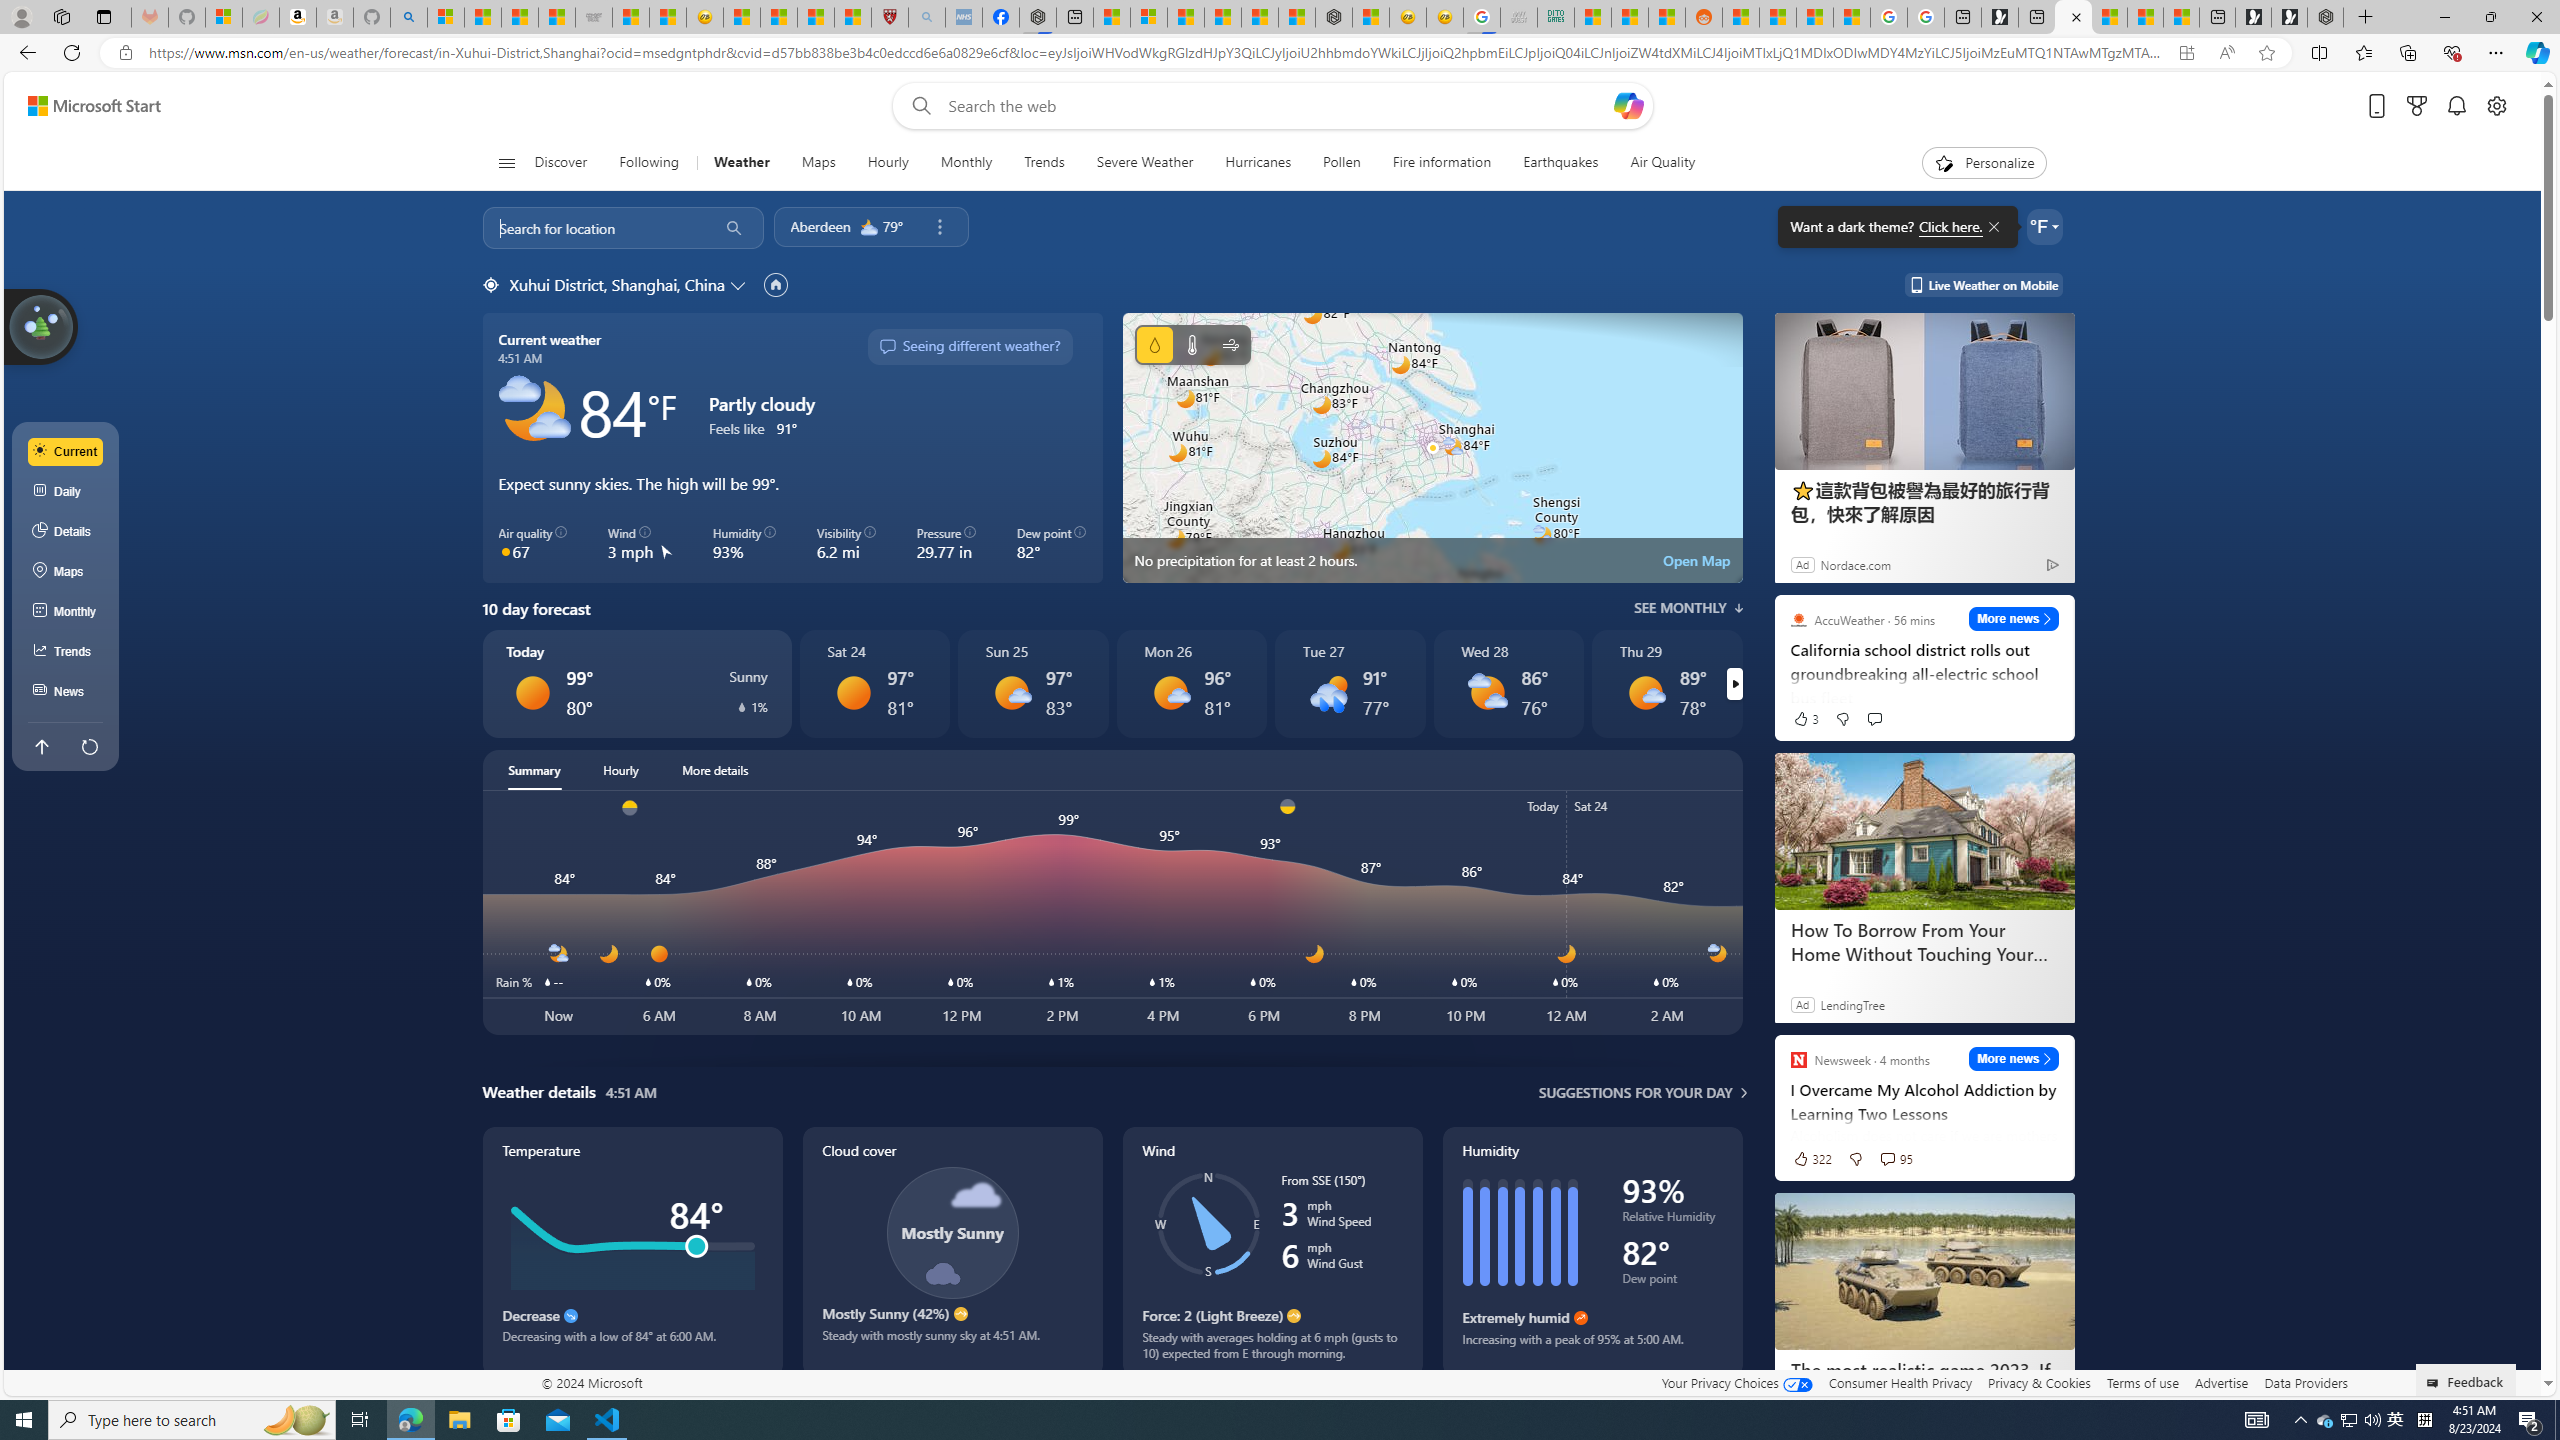 Image resolution: width=2560 pixels, height=1440 pixels. I want to click on 'Weather', so click(741, 162).